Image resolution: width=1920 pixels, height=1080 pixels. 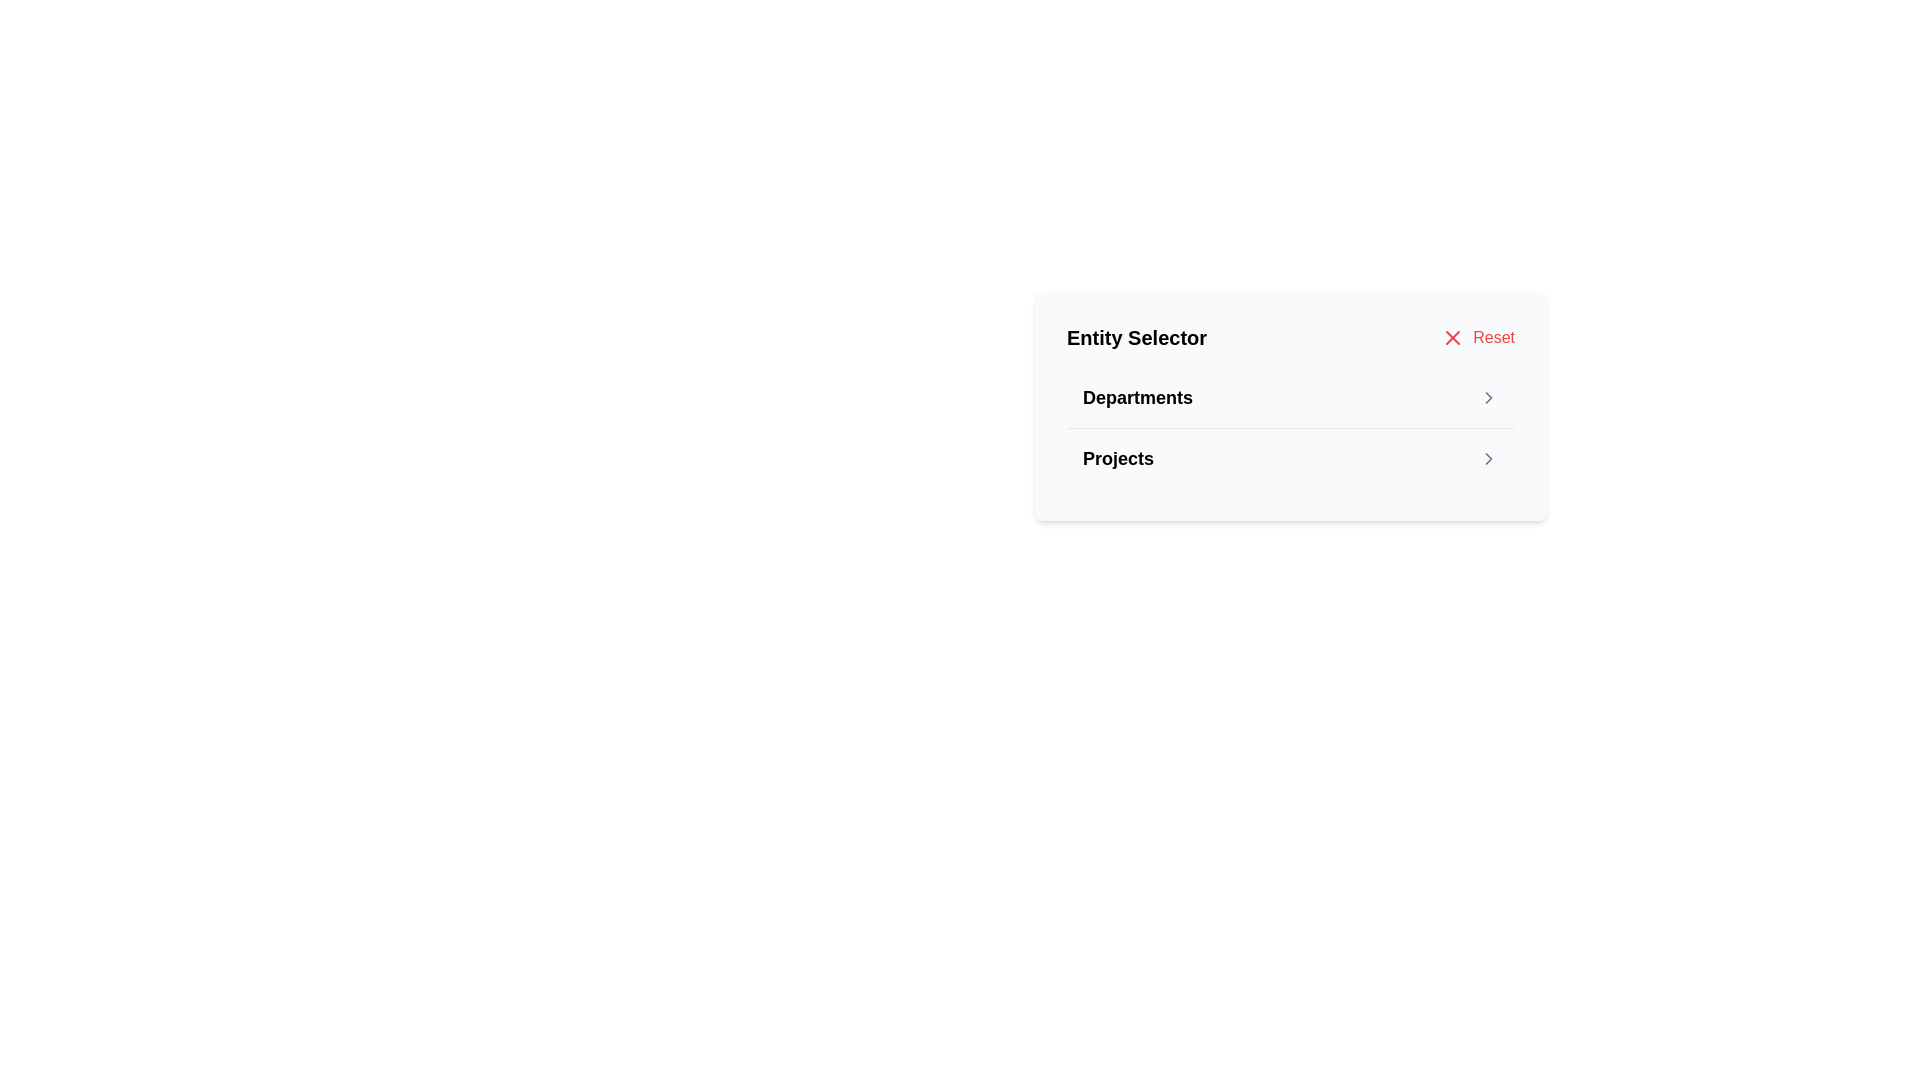 What do you see at coordinates (1453, 337) in the screenshot?
I see `the cancellation icon located at the top-right corner of the interface` at bounding box center [1453, 337].